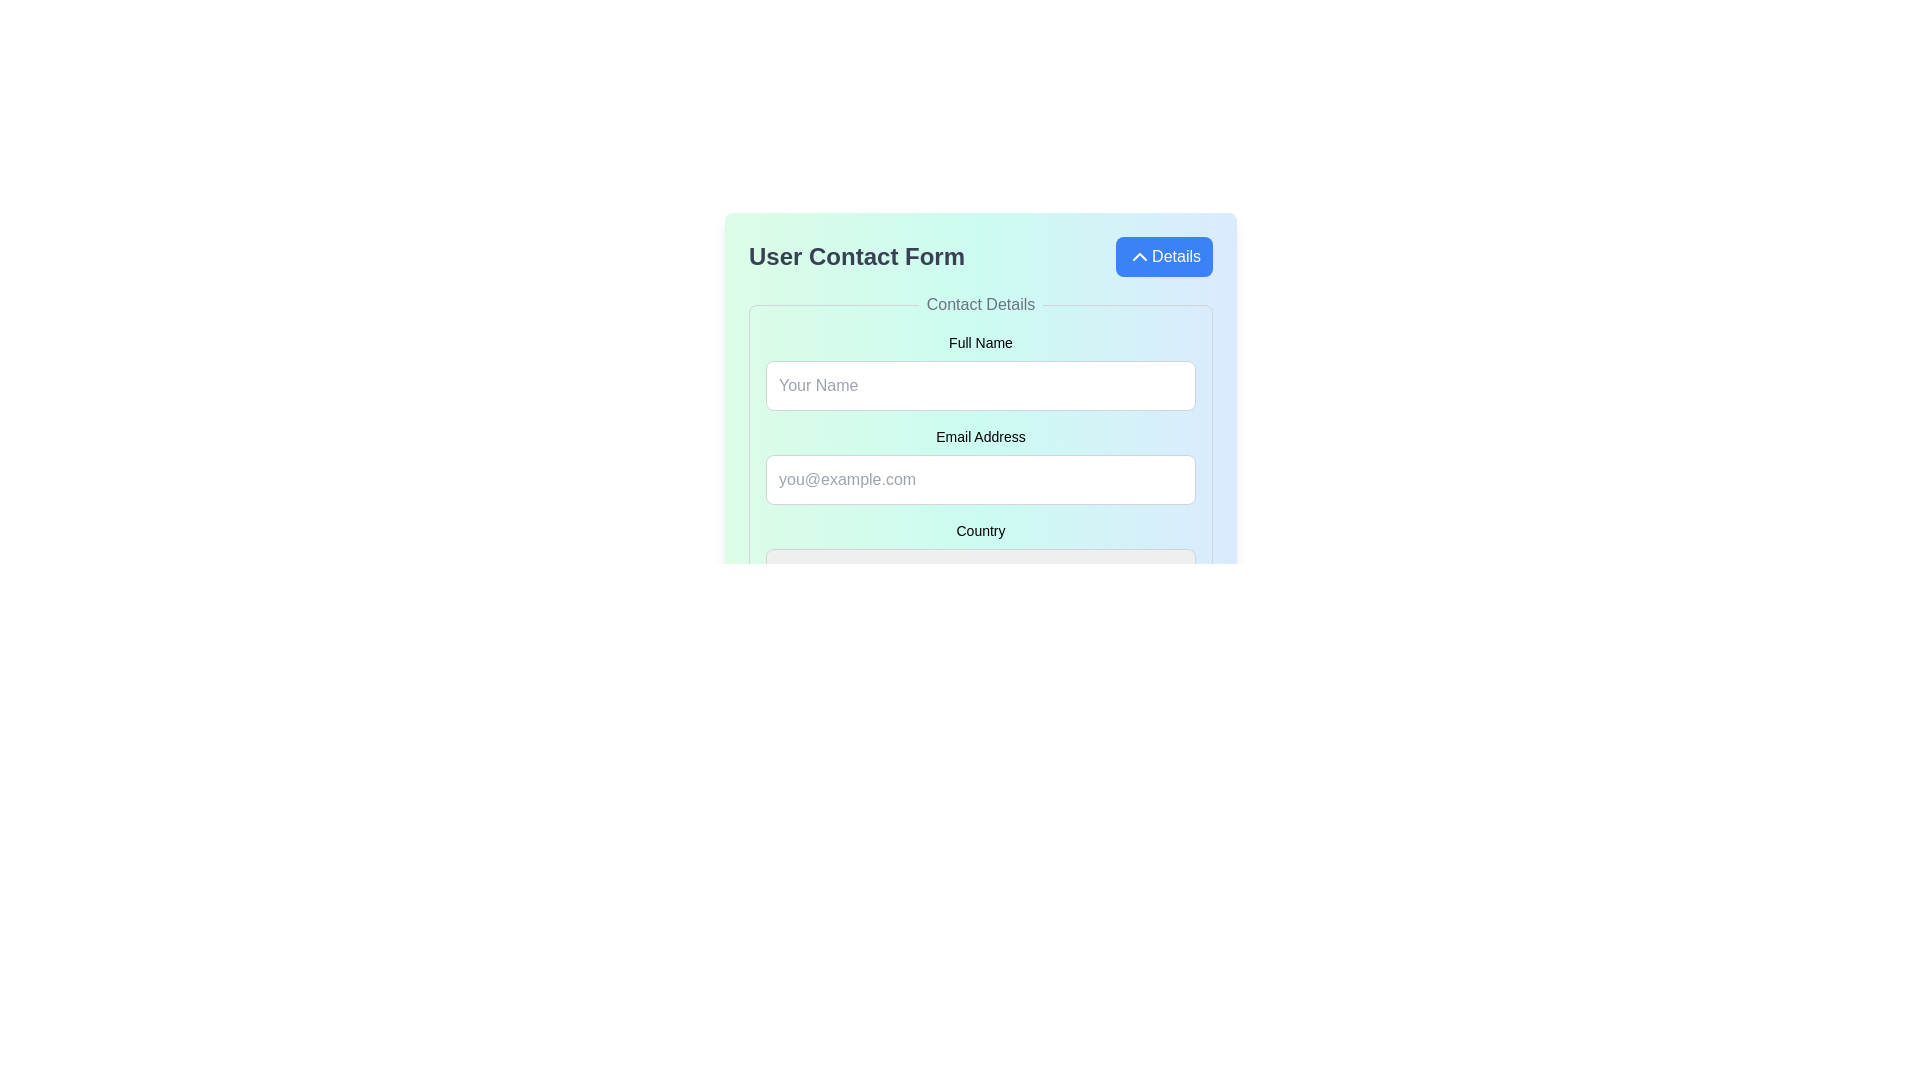 The width and height of the screenshot is (1920, 1080). What do you see at coordinates (980, 557) in the screenshot?
I see `the 'Country' dropdown menu, which is the third input field in the contact form` at bounding box center [980, 557].